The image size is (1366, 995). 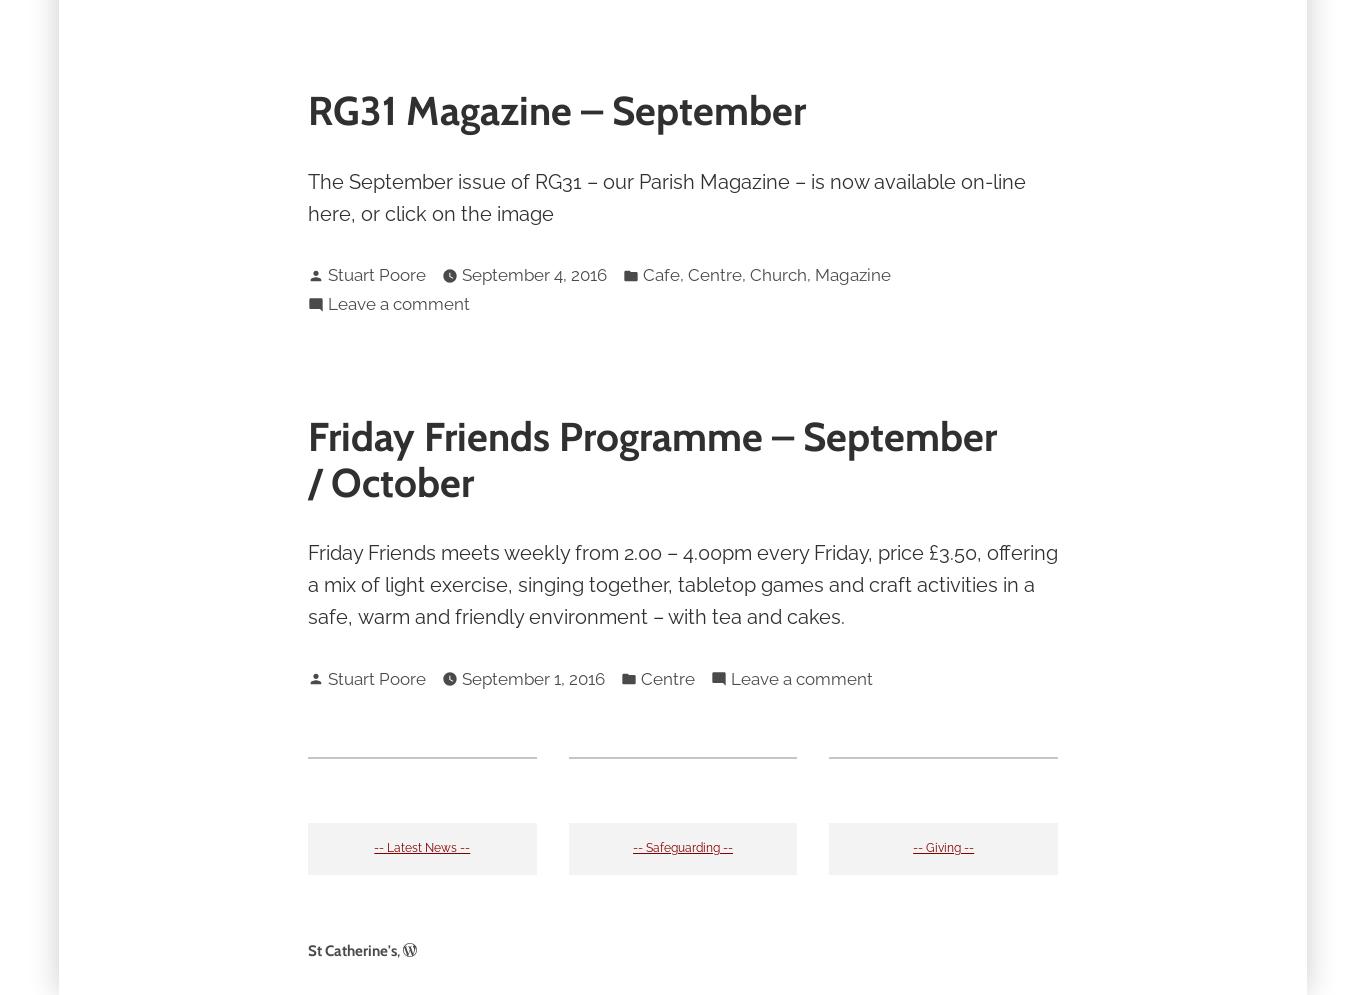 What do you see at coordinates (683, 582) in the screenshot?
I see `'Friday Friends meets weekly from 2.00 – 4.00pm every Friday, price £3.50, offering a mix of light exercise, singing together, tabletop games and craft activities in a safe, warm and friendly environment – with tea and cakes.'` at bounding box center [683, 582].